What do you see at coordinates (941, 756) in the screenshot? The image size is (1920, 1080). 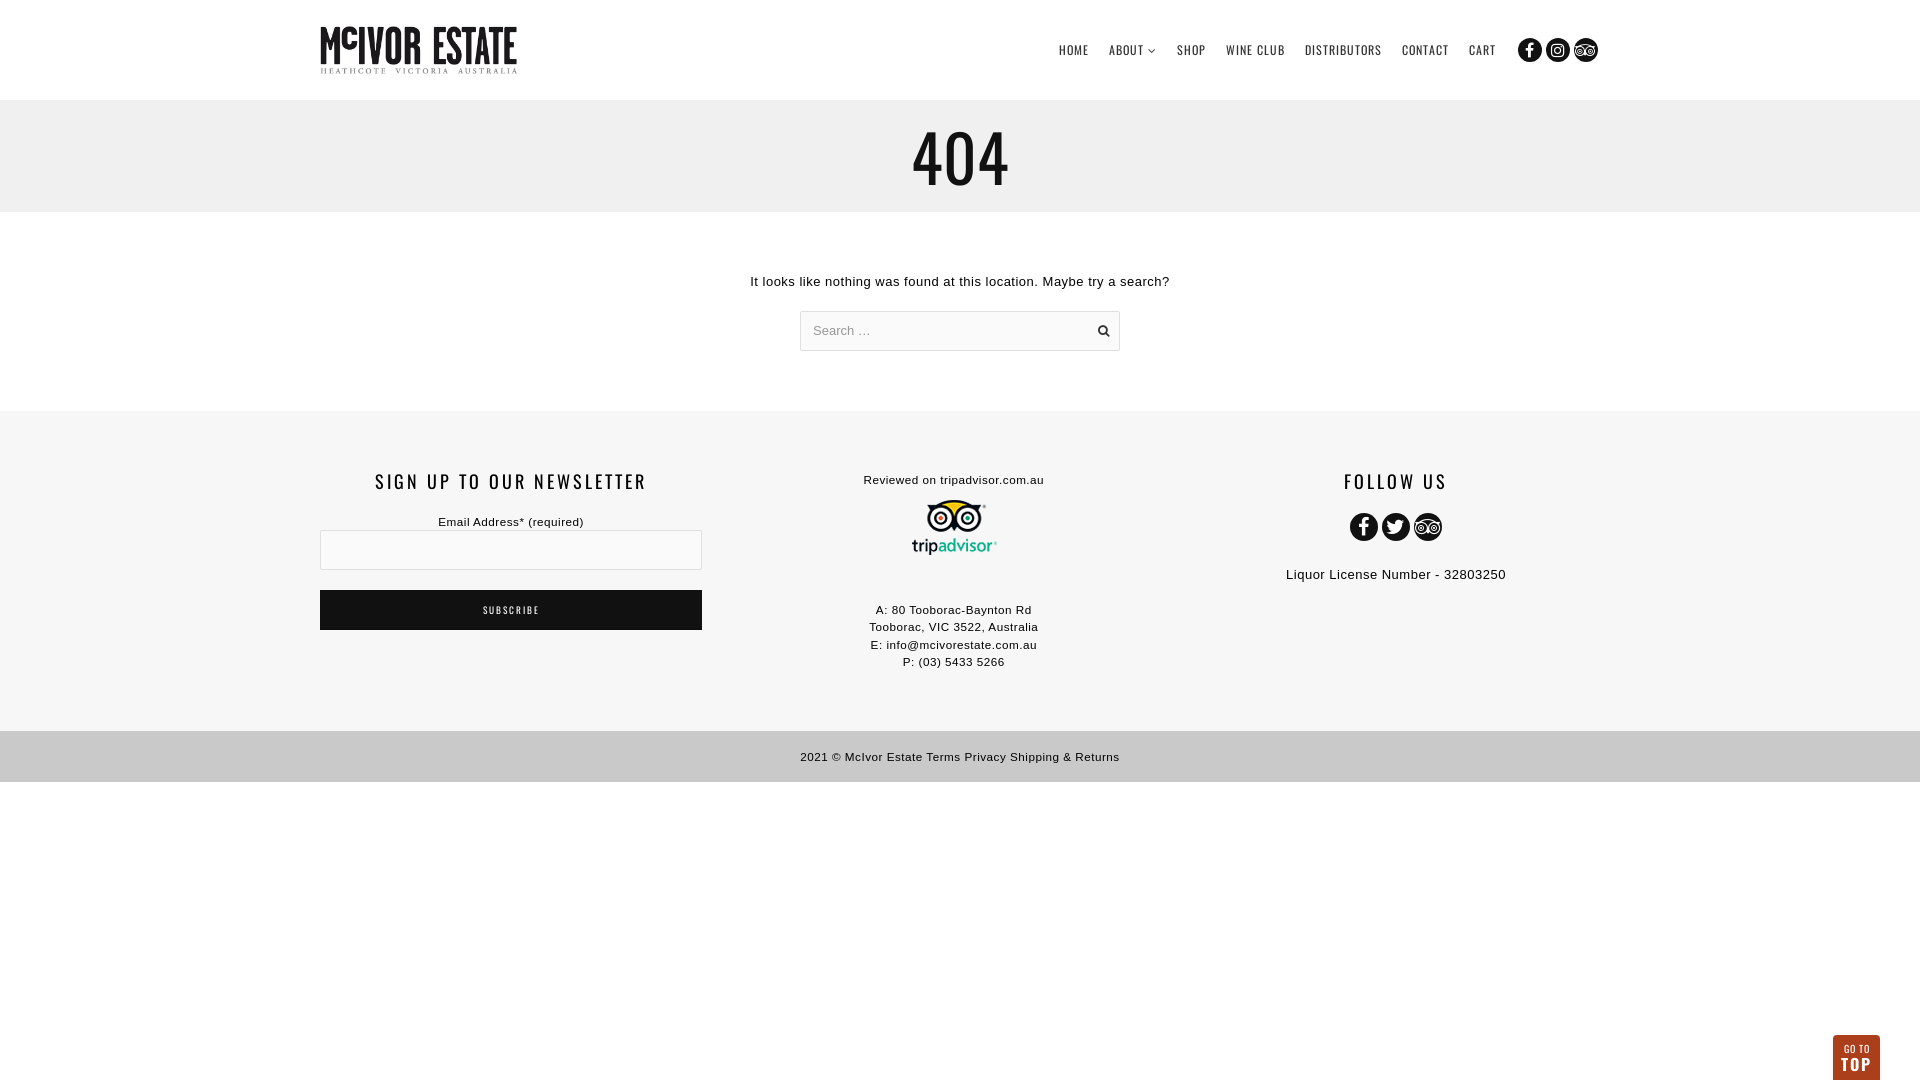 I see `'Terms'` at bounding box center [941, 756].